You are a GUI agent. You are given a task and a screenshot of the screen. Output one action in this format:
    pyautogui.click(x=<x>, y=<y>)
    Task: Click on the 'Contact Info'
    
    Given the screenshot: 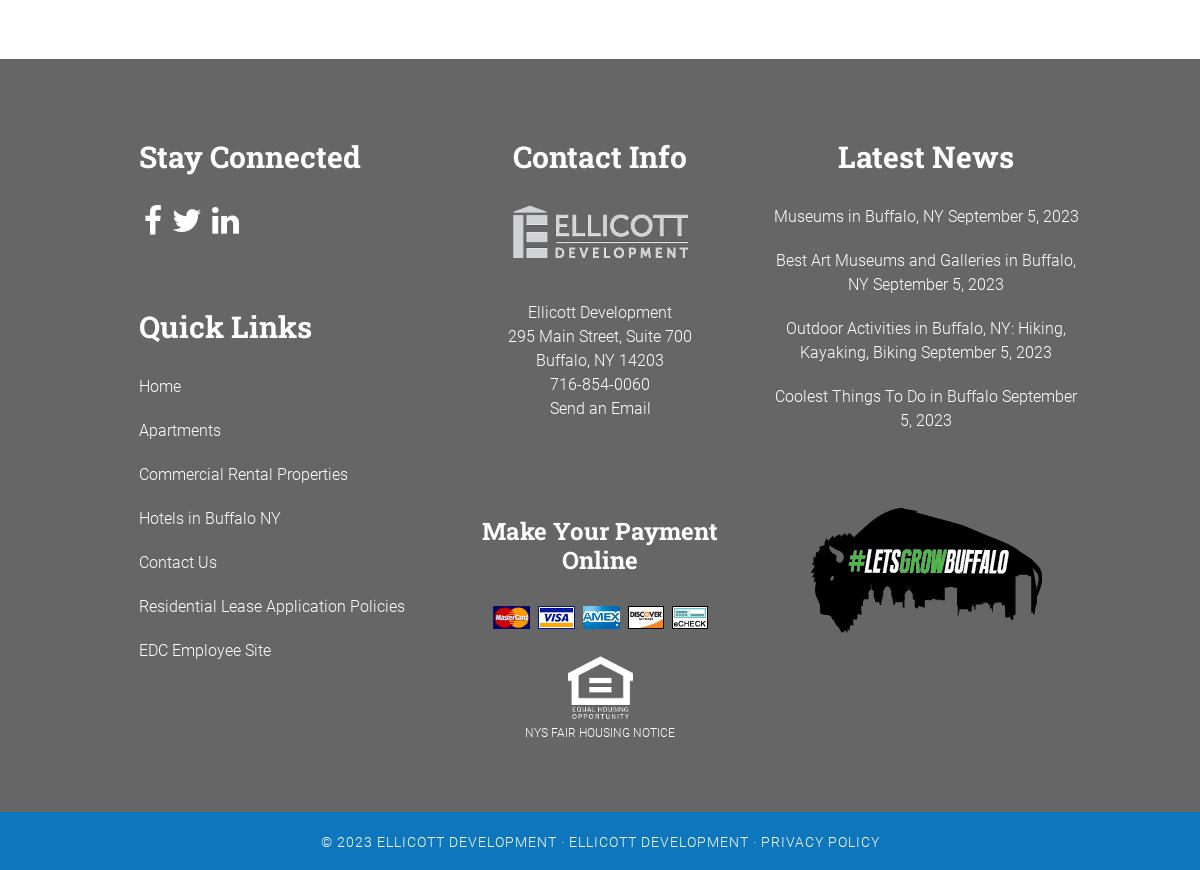 What is the action you would take?
    pyautogui.click(x=600, y=155)
    